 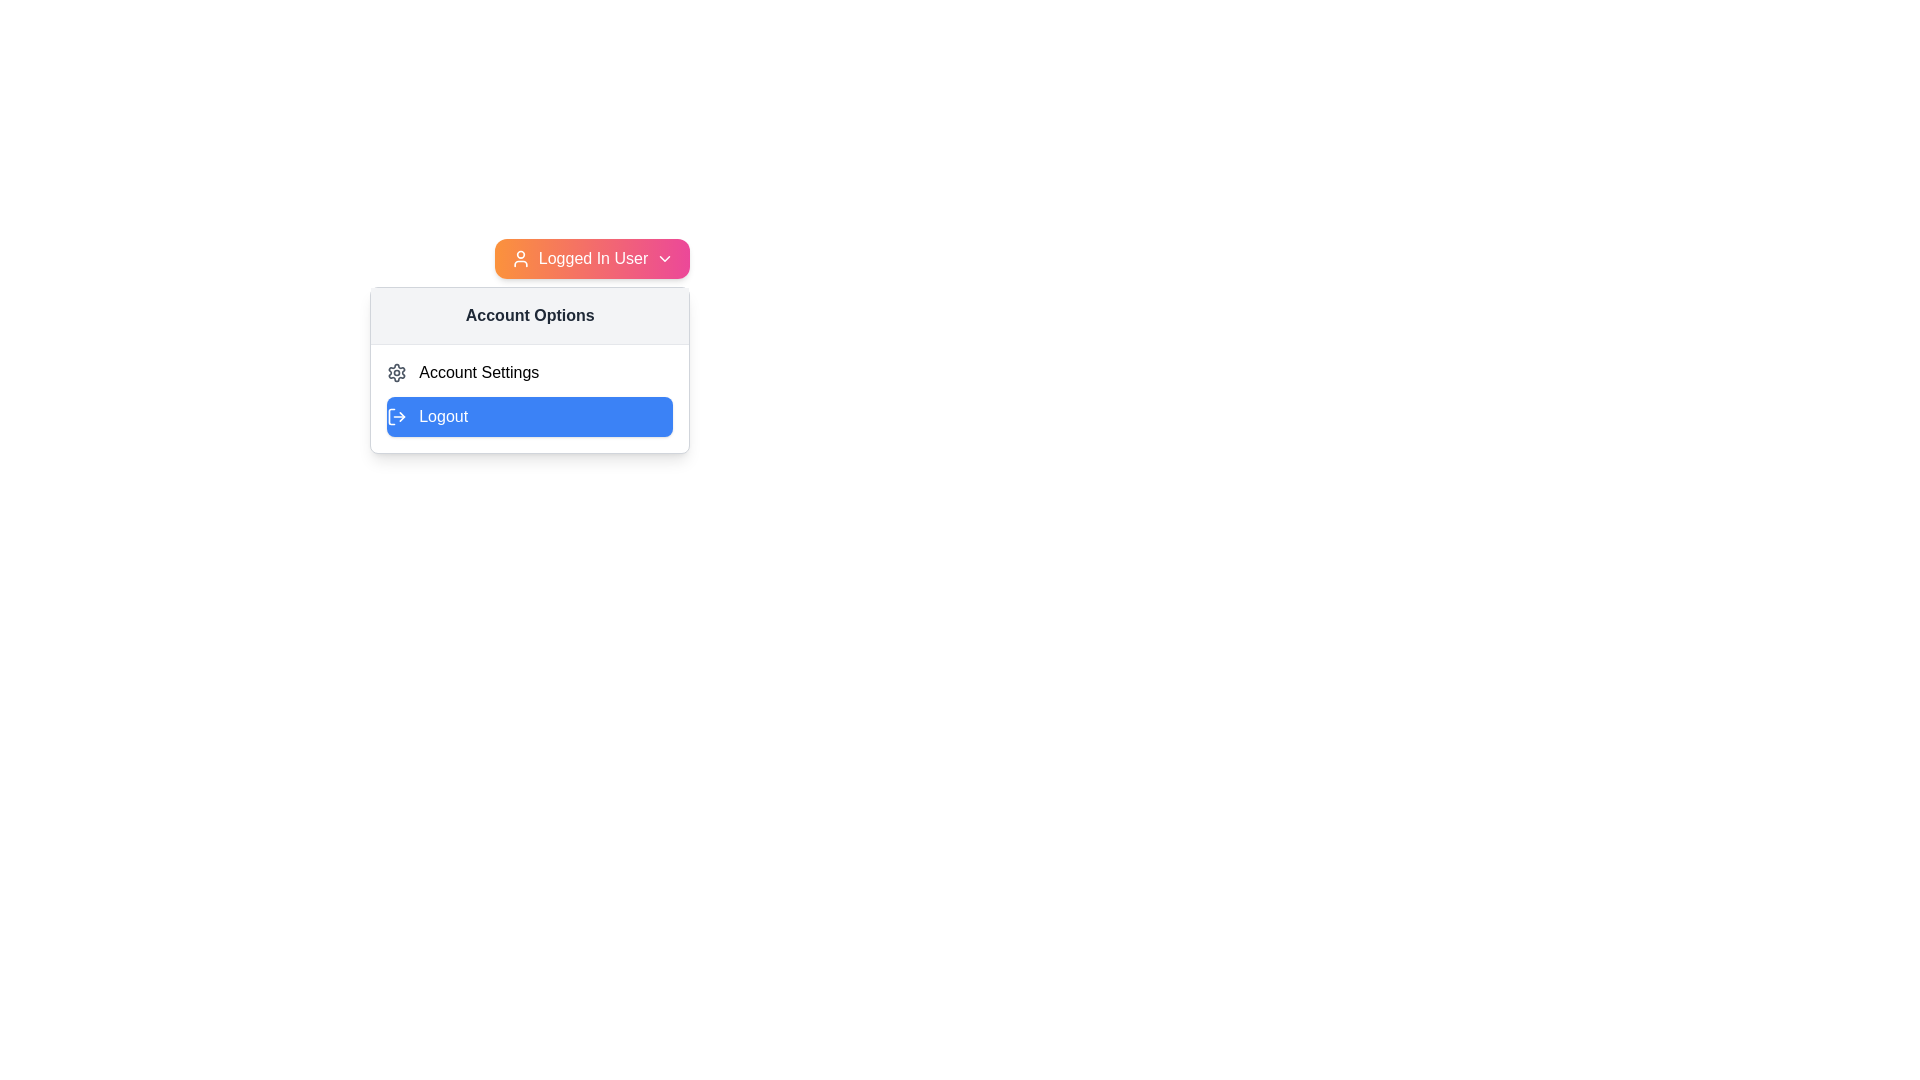 What do you see at coordinates (397, 373) in the screenshot?
I see `the gear-shaped icon in the 'Account Options' dropdown menu, located near the 'Account Settings' label` at bounding box center [397, 373].